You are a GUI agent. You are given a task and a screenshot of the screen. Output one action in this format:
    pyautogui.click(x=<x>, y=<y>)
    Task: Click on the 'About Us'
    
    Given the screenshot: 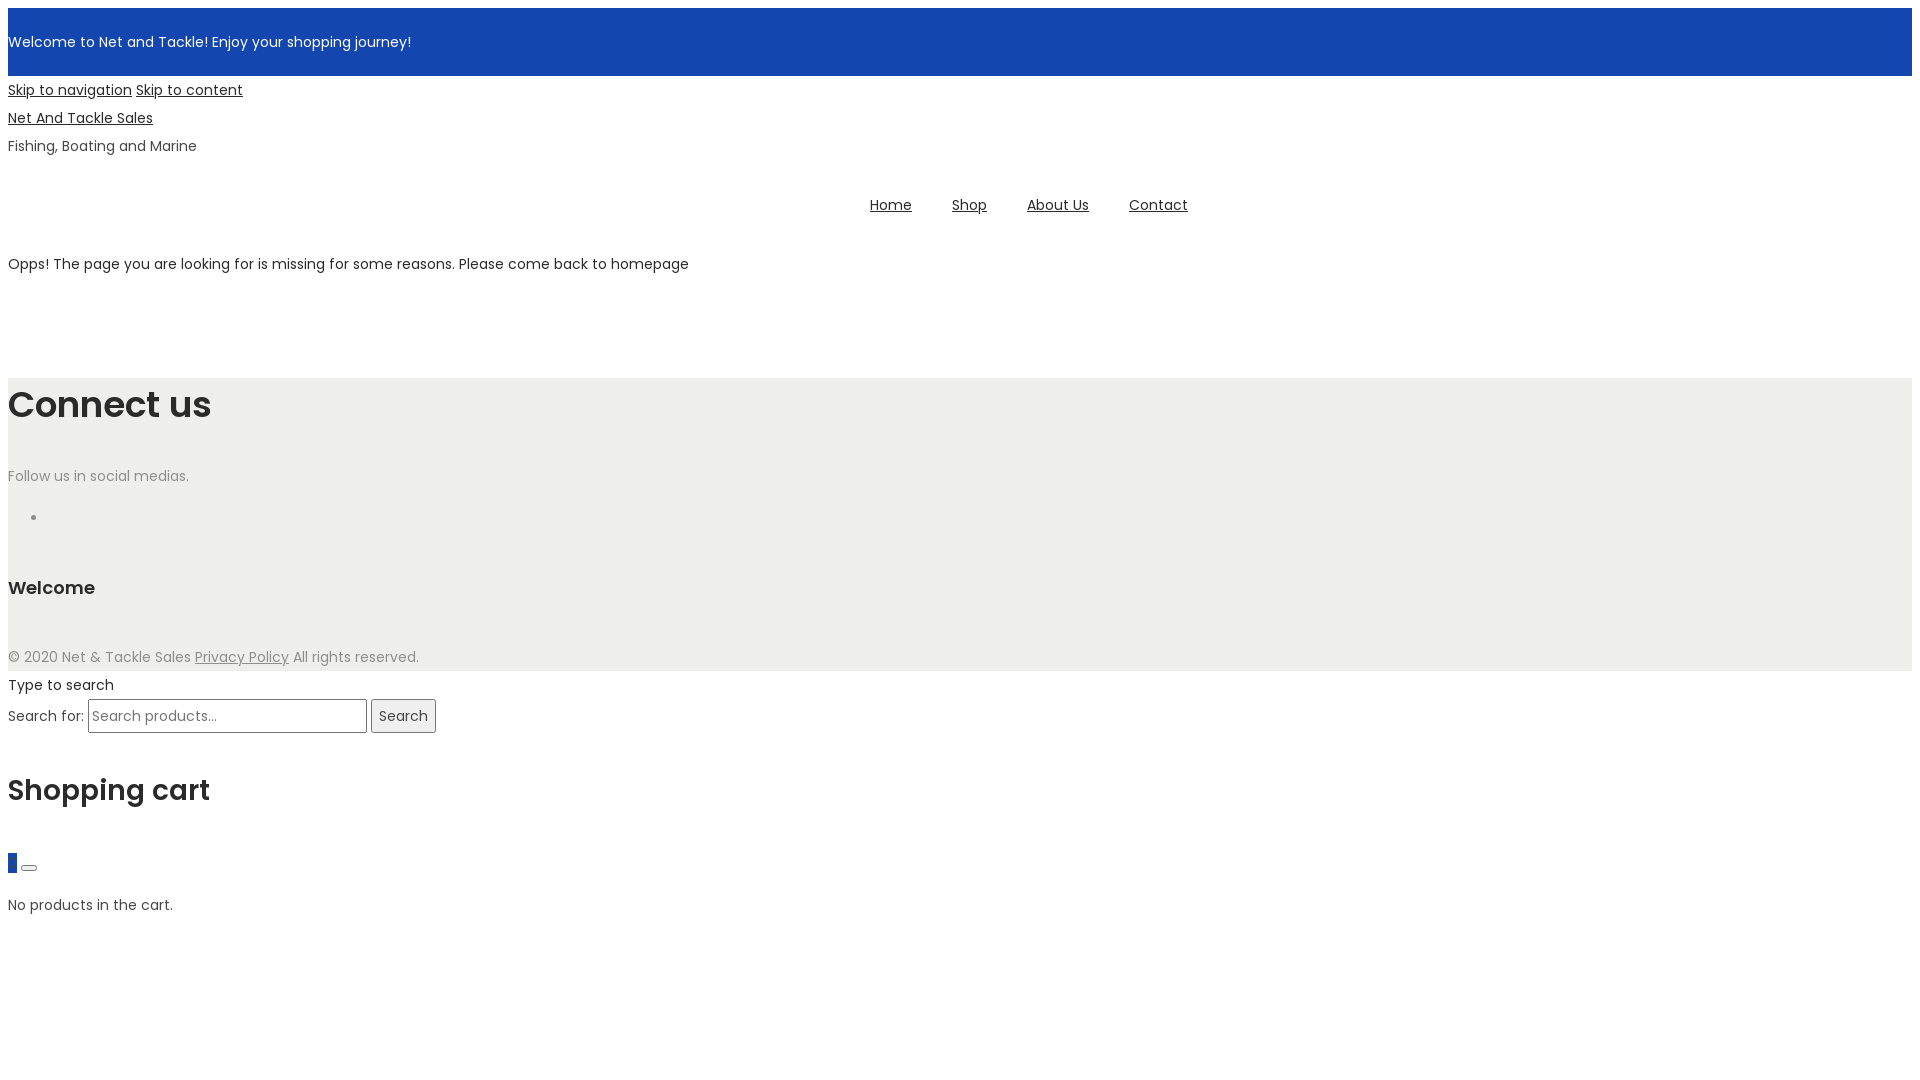 What is the action you would take?
    pyautogui.click(x=1056, y=204)
    